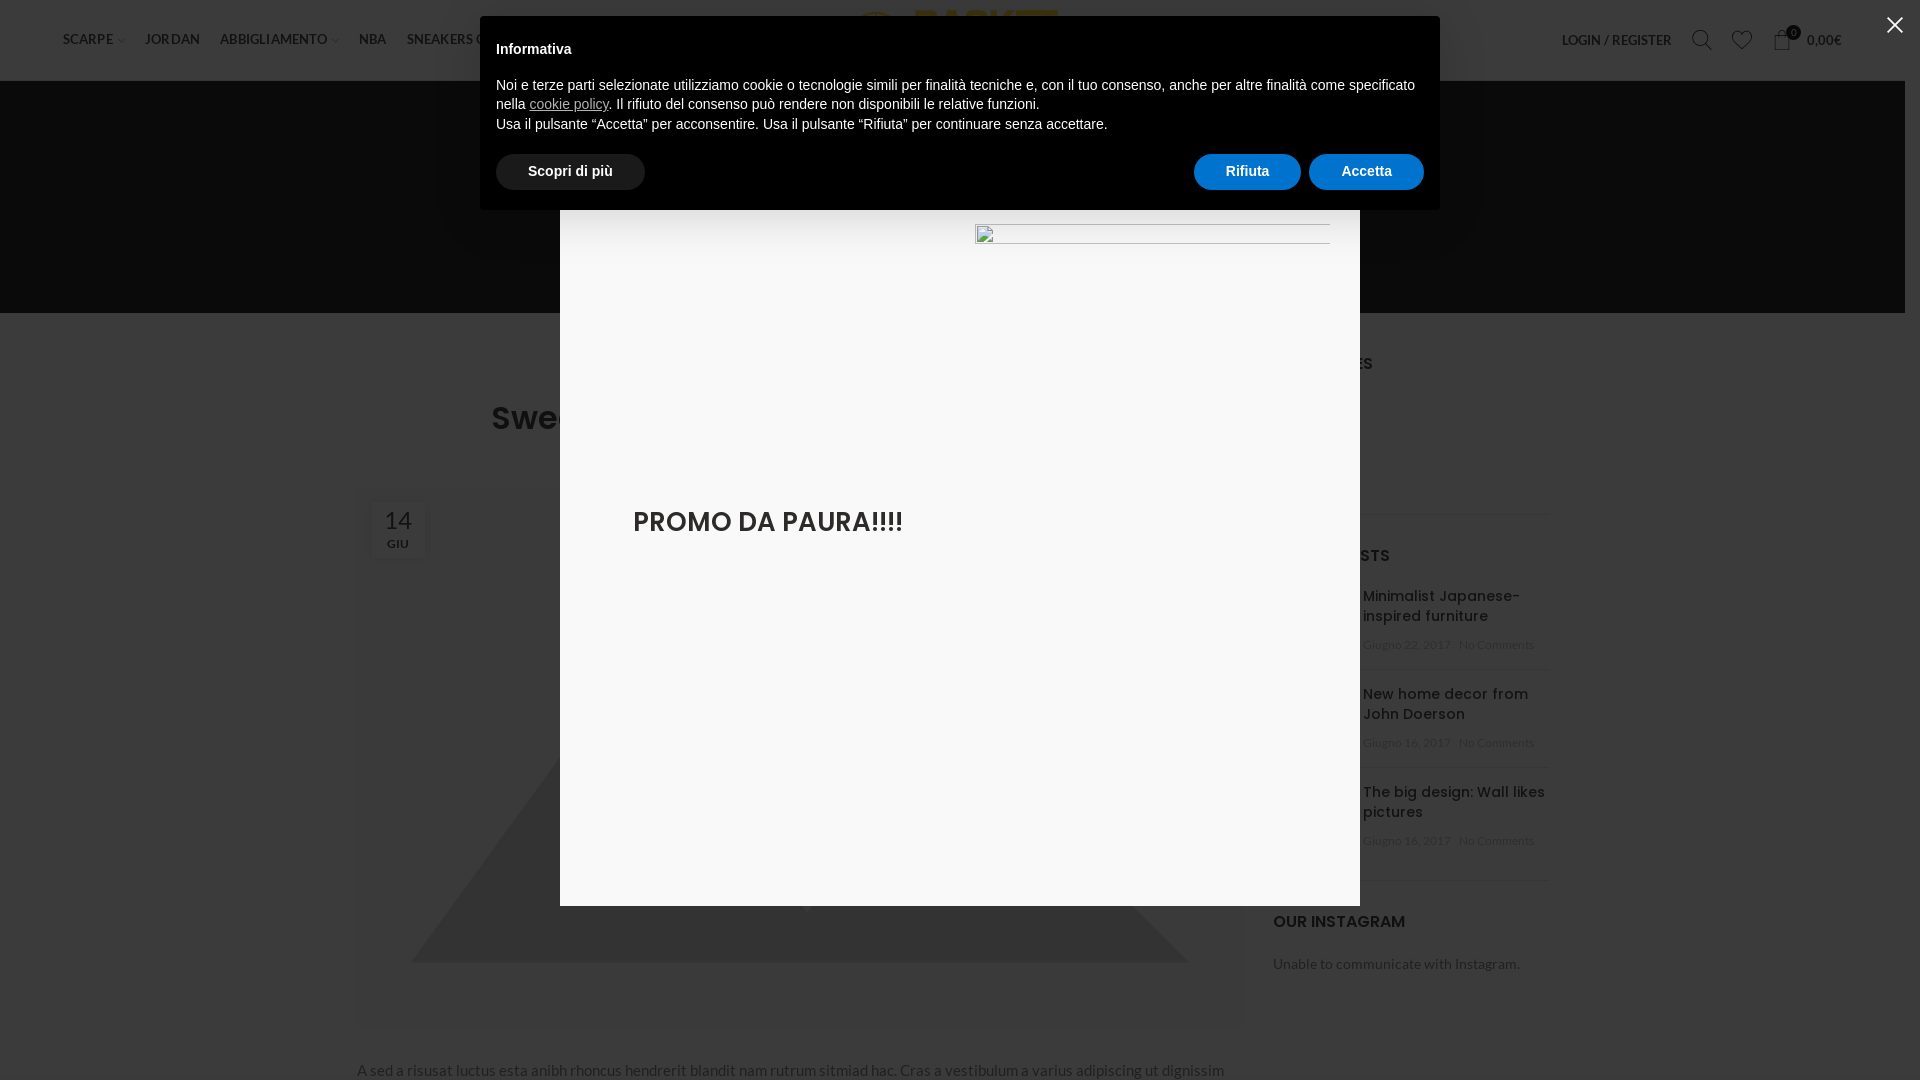  What do you see at coordinates (1247, 171) in the screenshot?
I see `'Rifiuta'` at bounding box center [1247, 171].